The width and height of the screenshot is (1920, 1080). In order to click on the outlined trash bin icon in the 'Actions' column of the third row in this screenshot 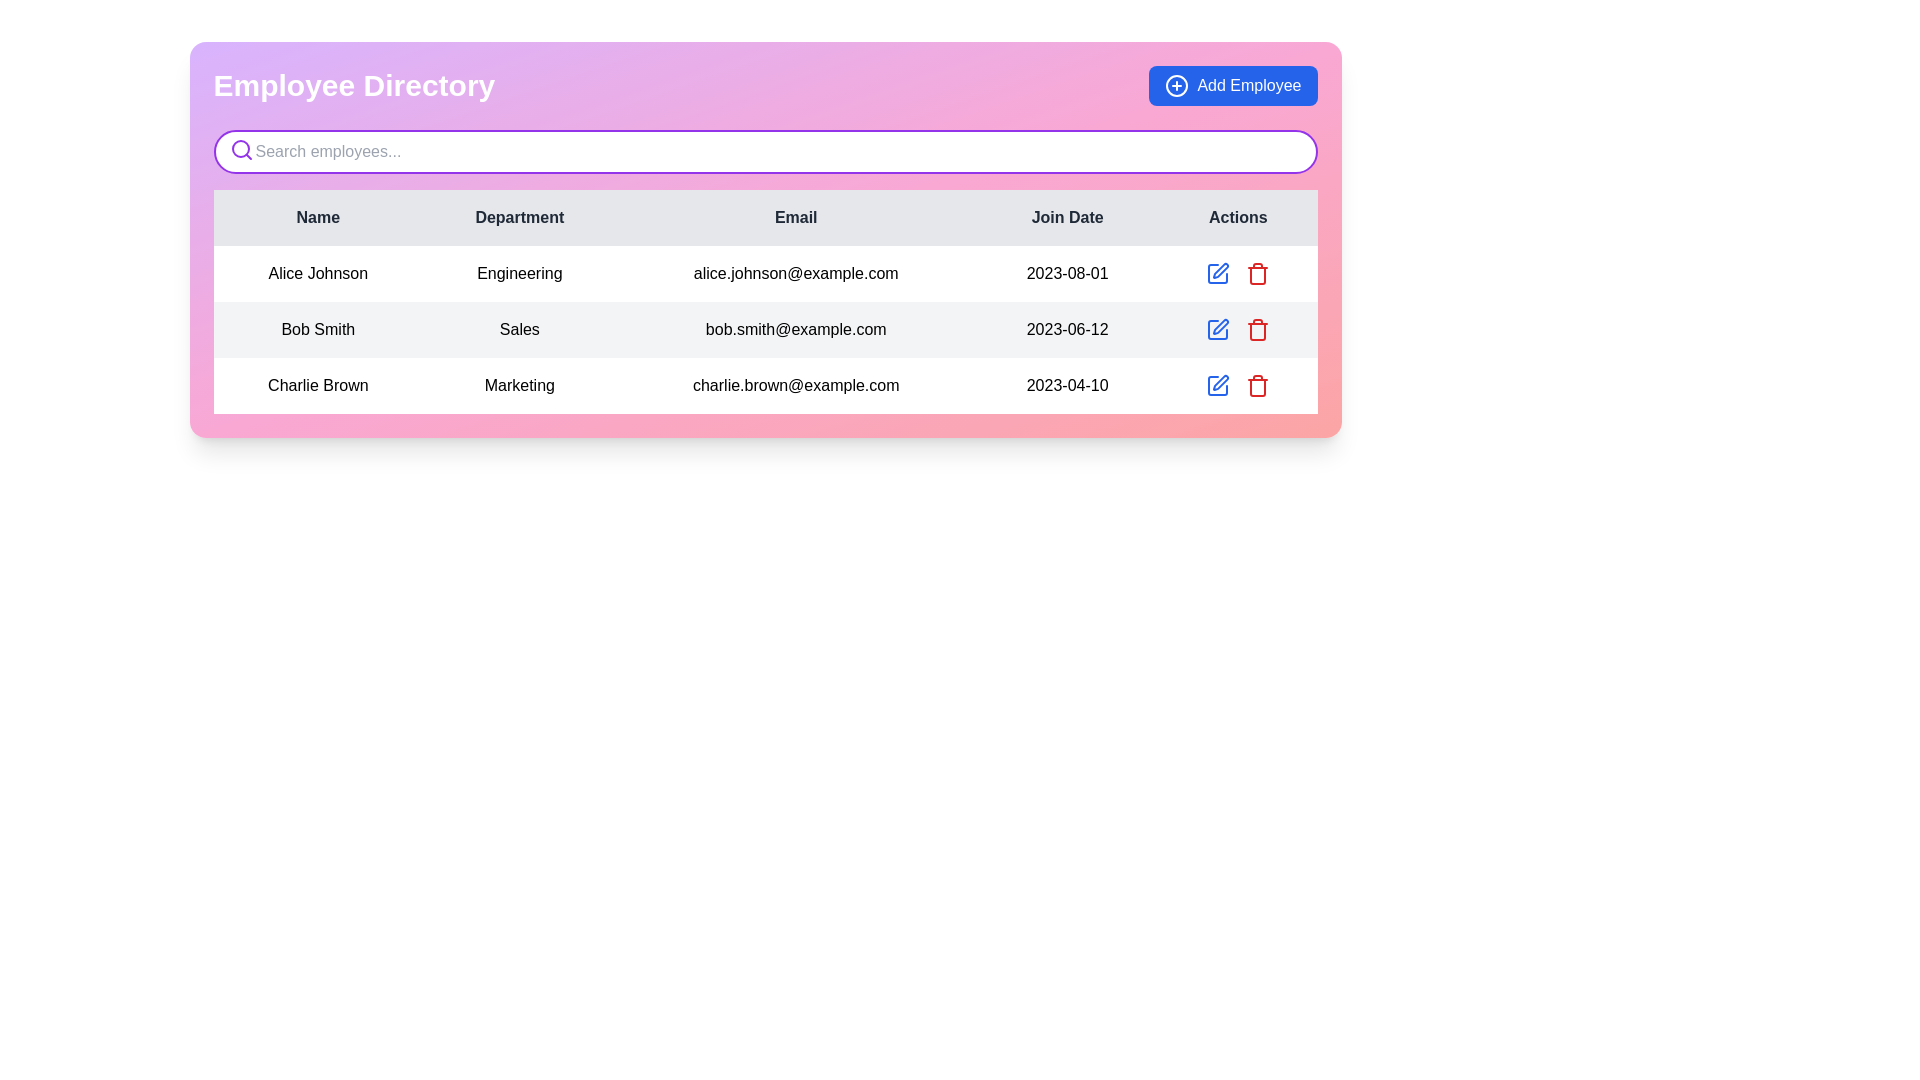, I will do `click(1257, 330)`.